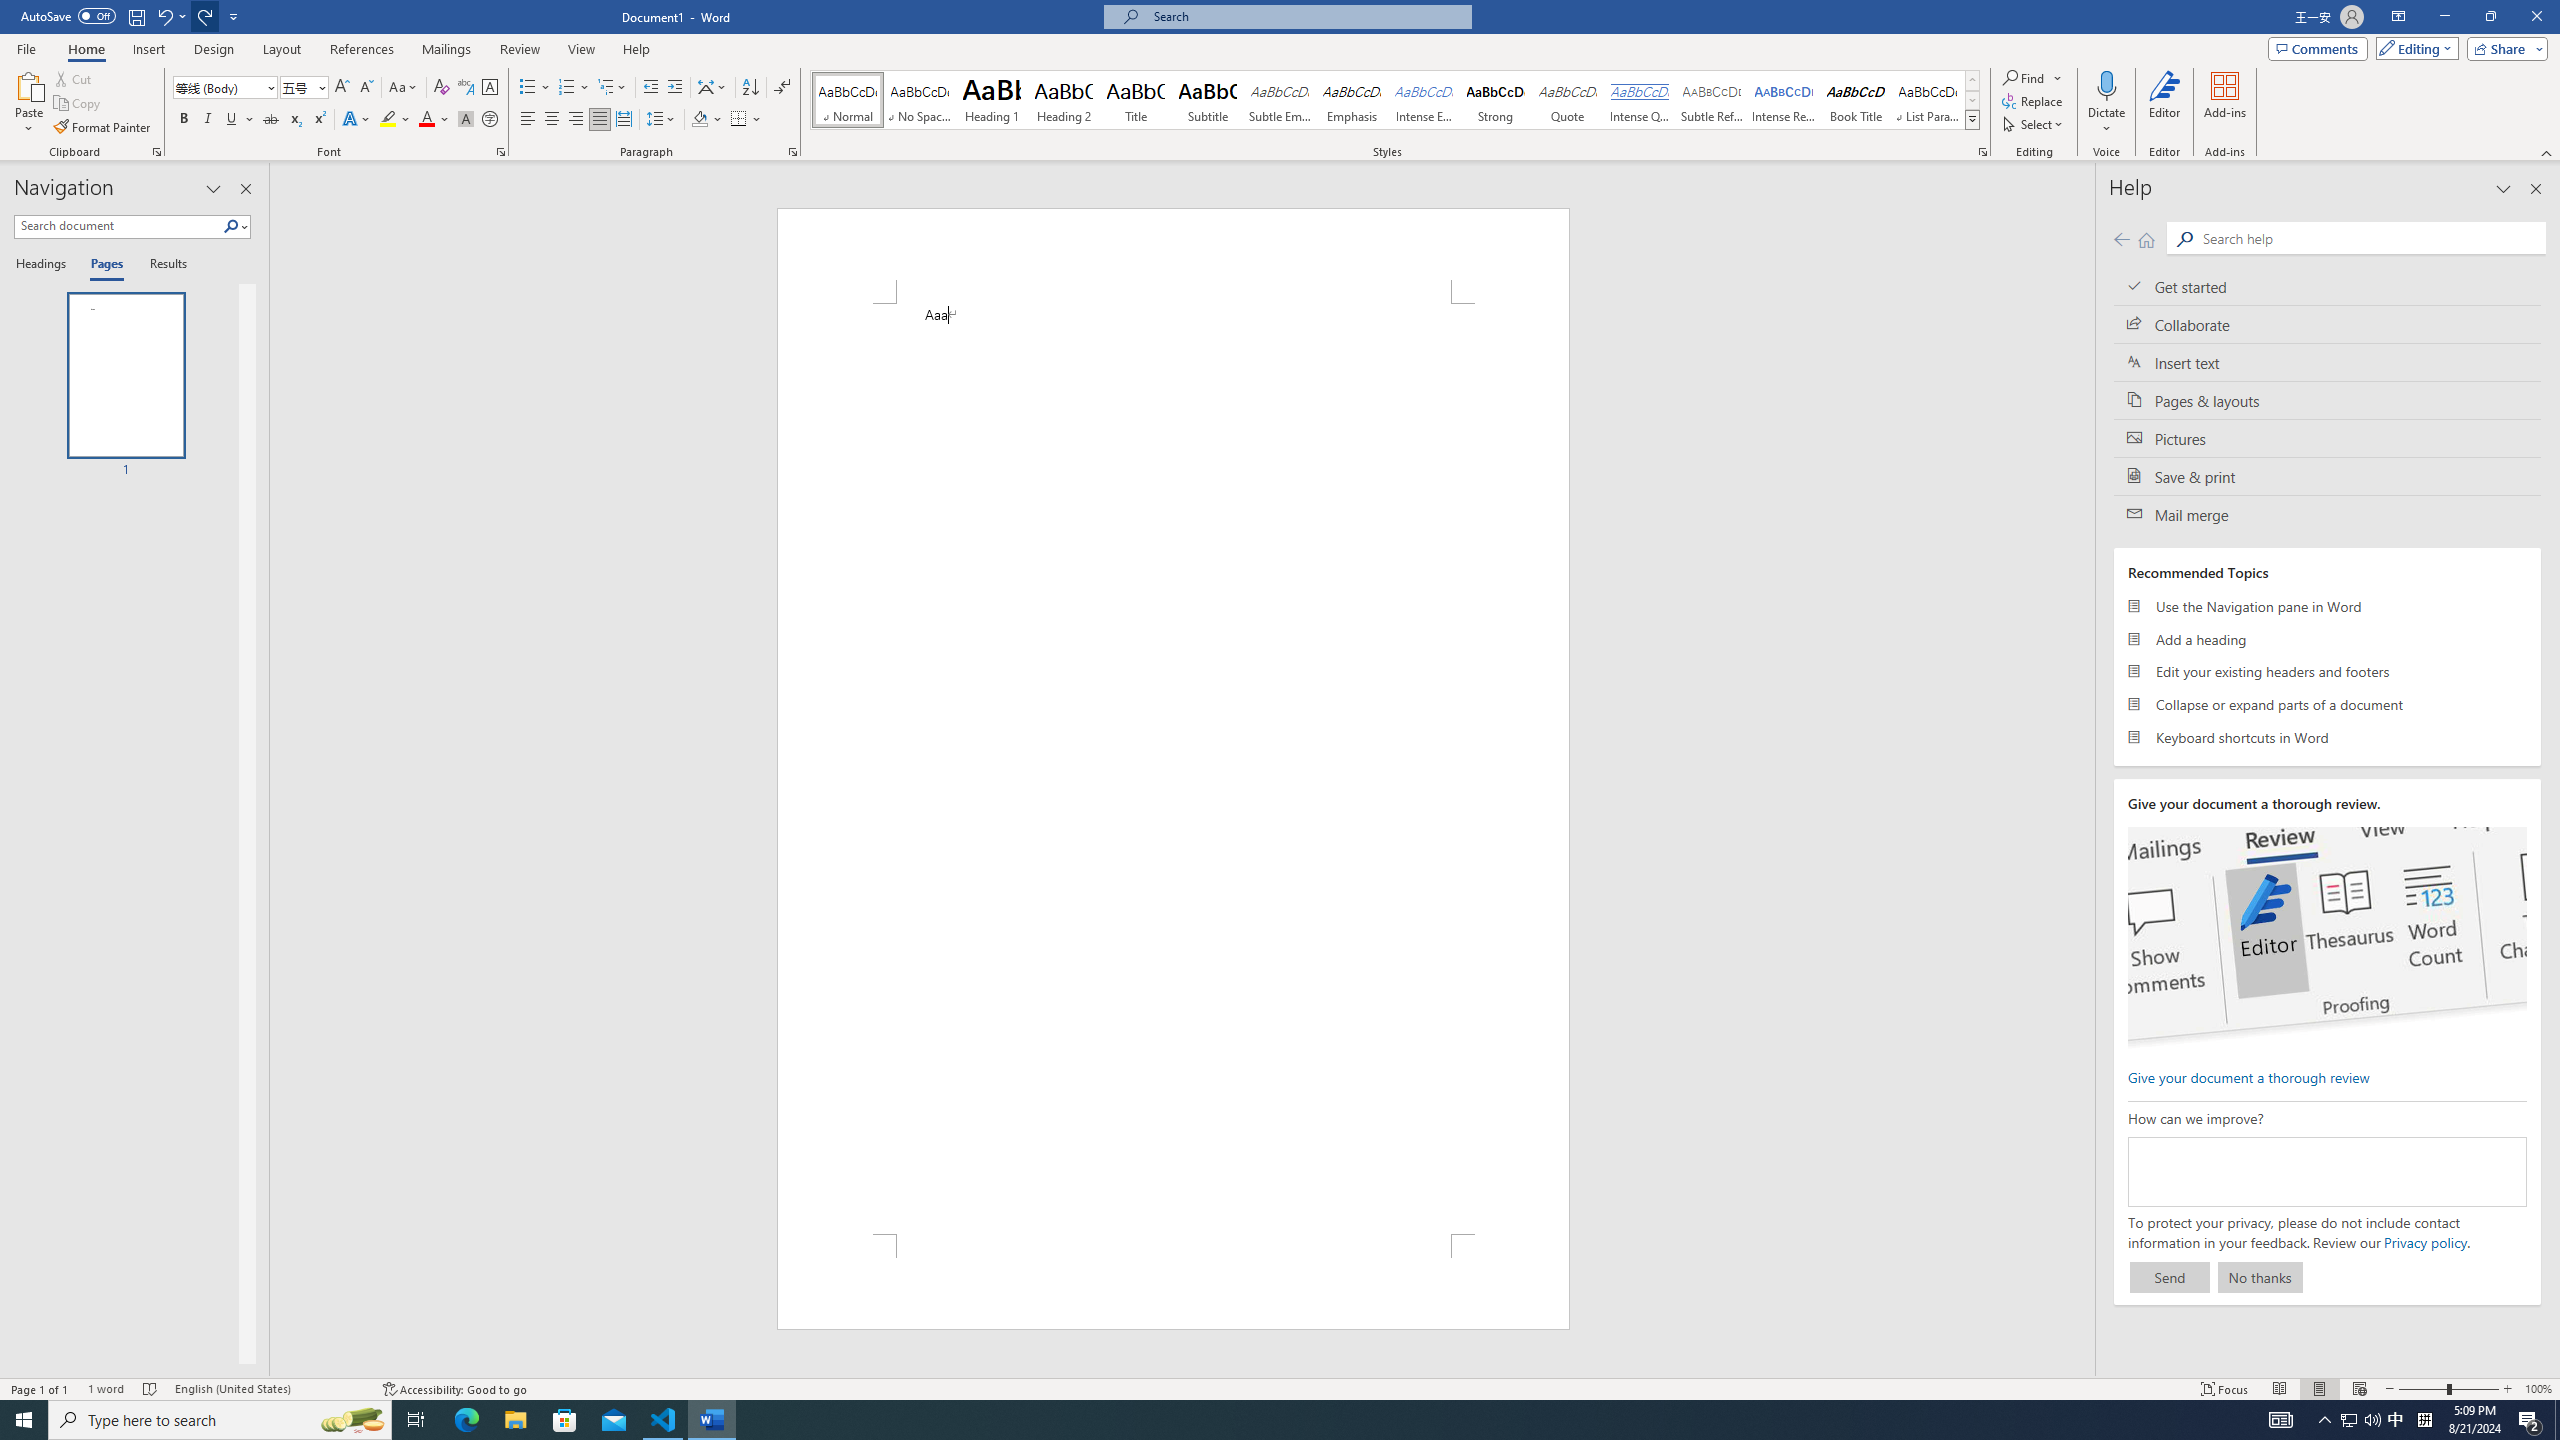 The width and height of the screenshot is (2560, 1440). Describe the element at coordinates (2327, 937) in the screenshot. I see `'editor ui screenshot'` at that location.